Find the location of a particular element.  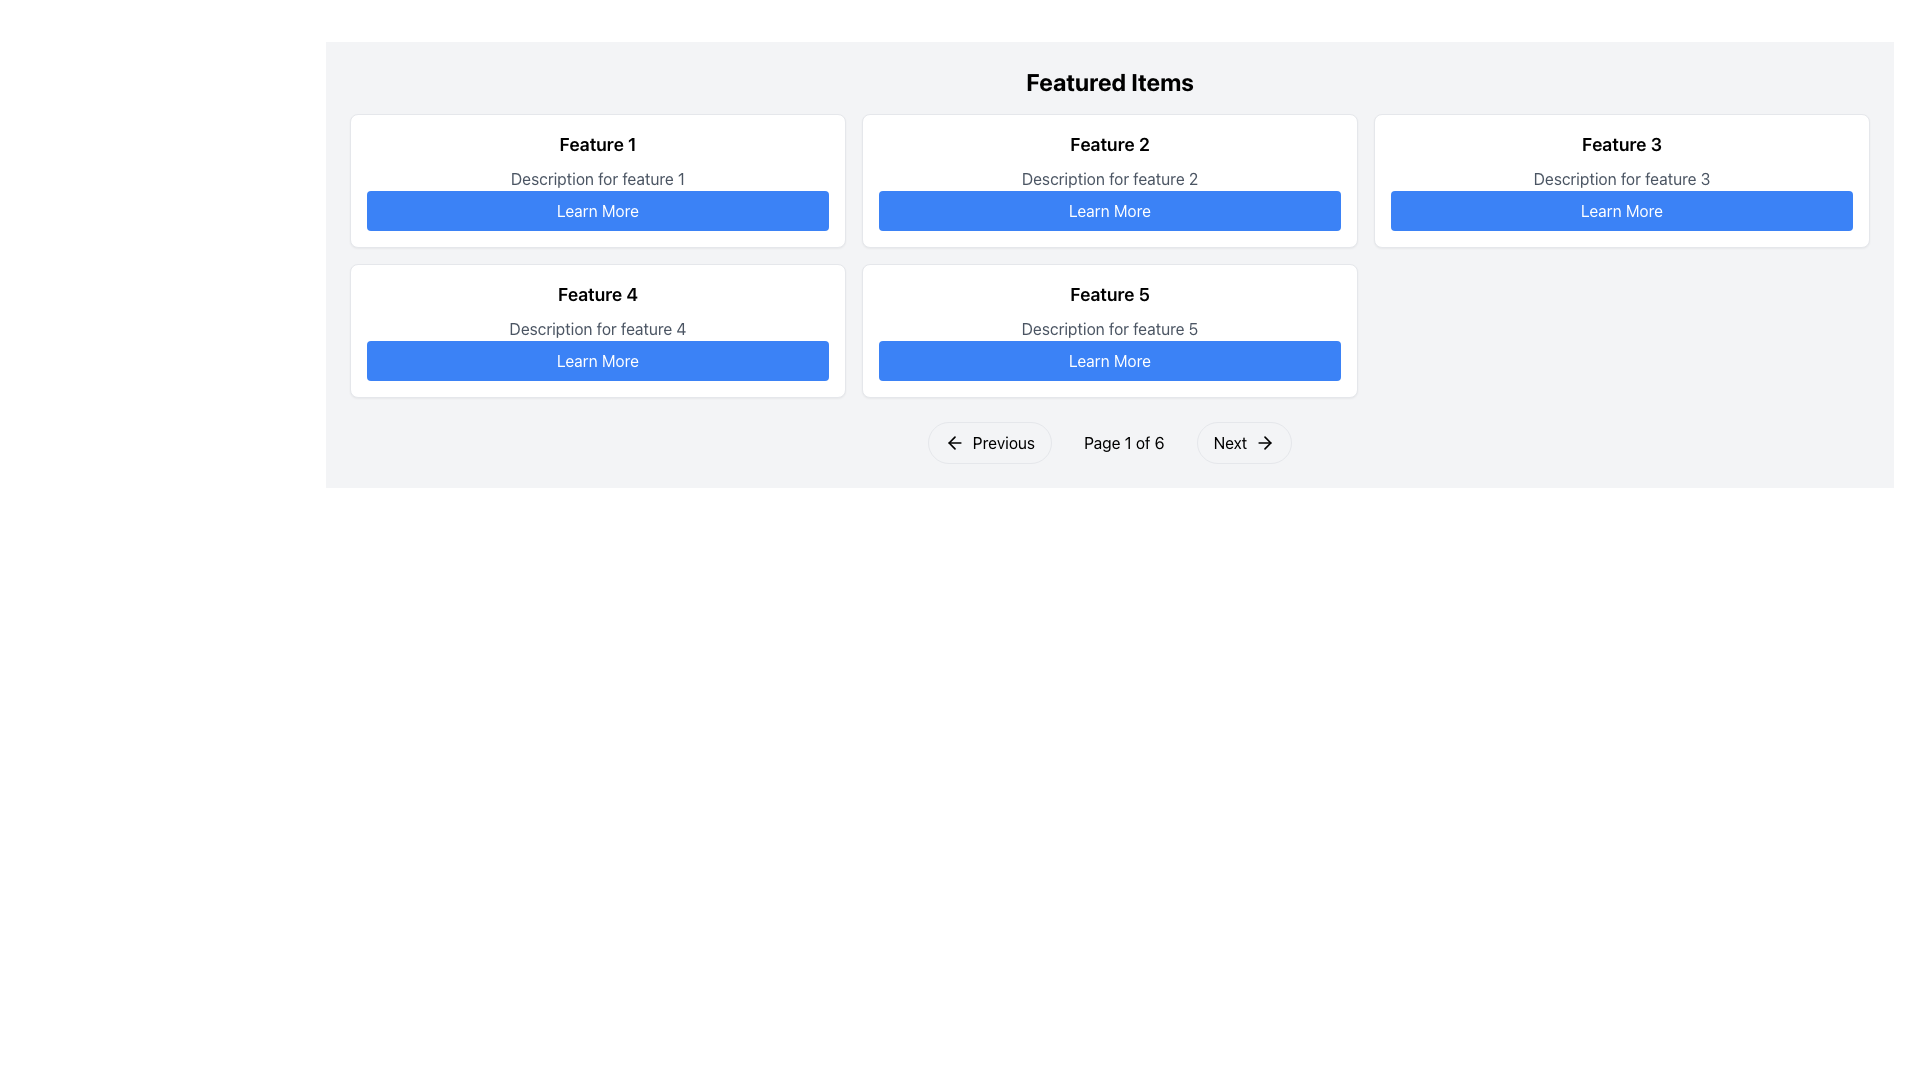

the text label 'Feature 4' is located at coordinates (597, 294).